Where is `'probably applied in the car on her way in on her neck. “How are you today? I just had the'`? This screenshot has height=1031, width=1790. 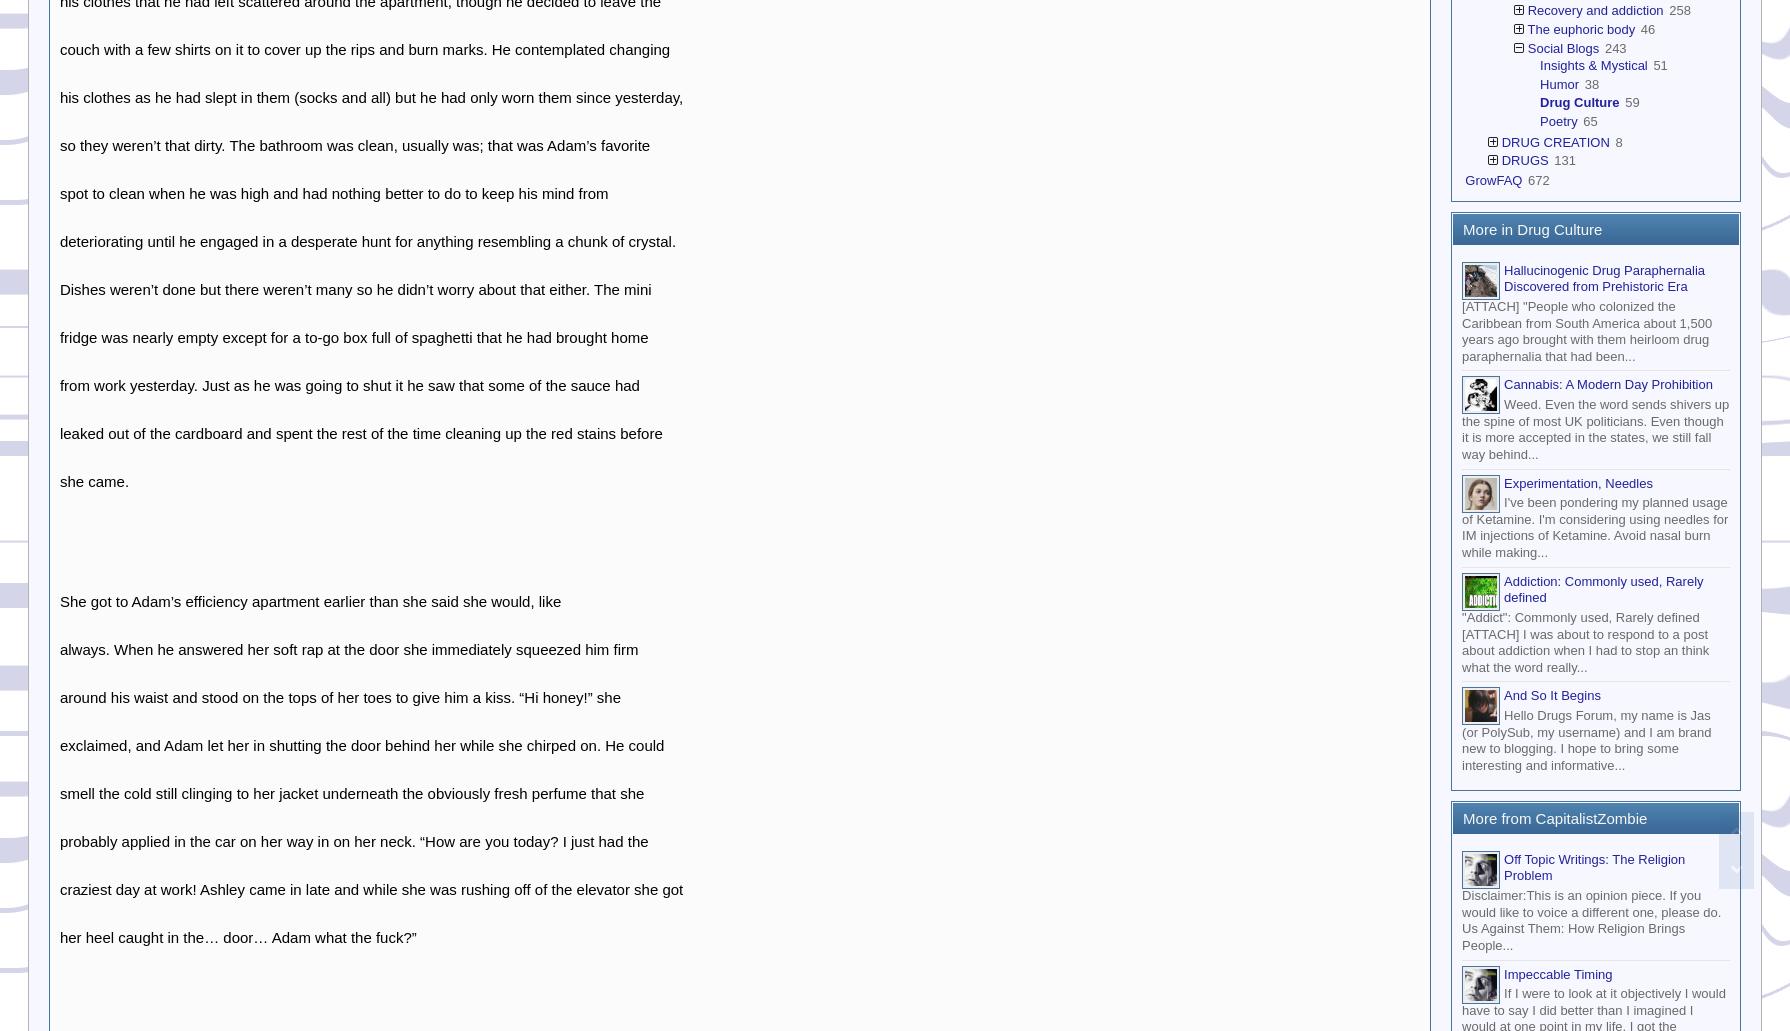
'probably applied in the car on her way in on her neck. “How are you today? I just had the' is located at coordinates (353, 840).